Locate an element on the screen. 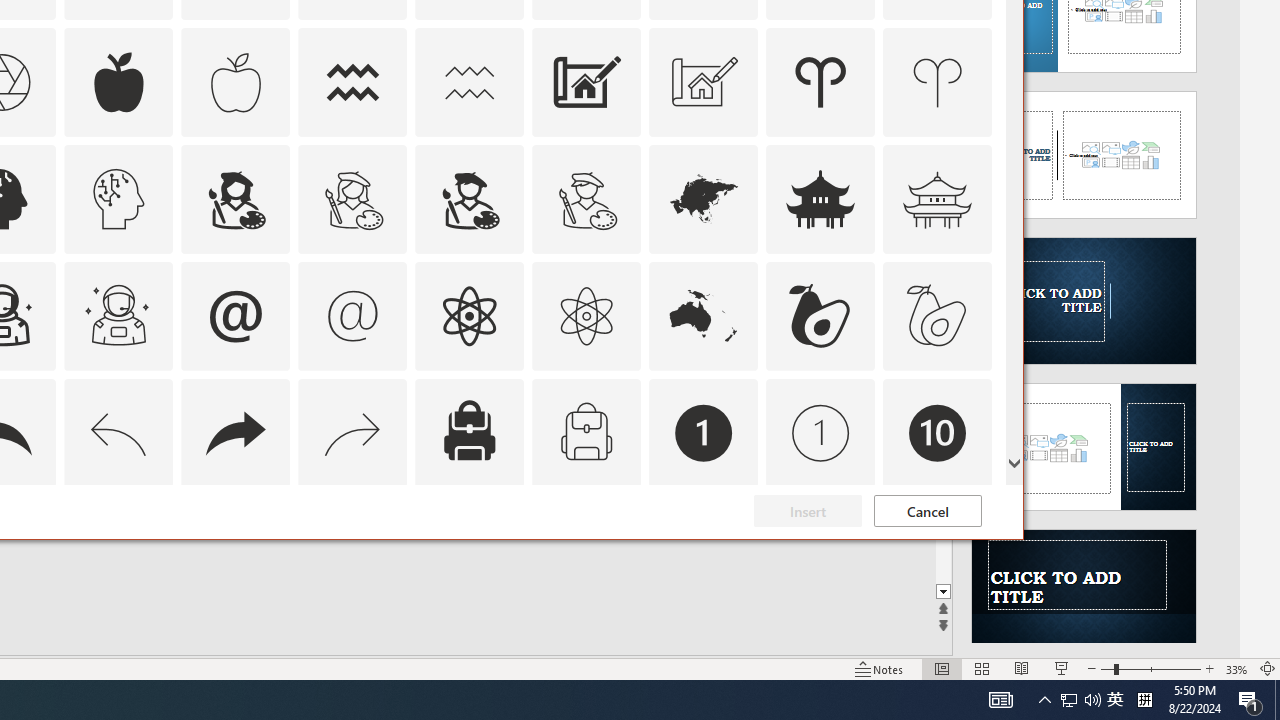 The image size is (1280, 720). 'AutomationID: Icons_ArtificialIntelligence_M' is located at coordinates (118, 198).